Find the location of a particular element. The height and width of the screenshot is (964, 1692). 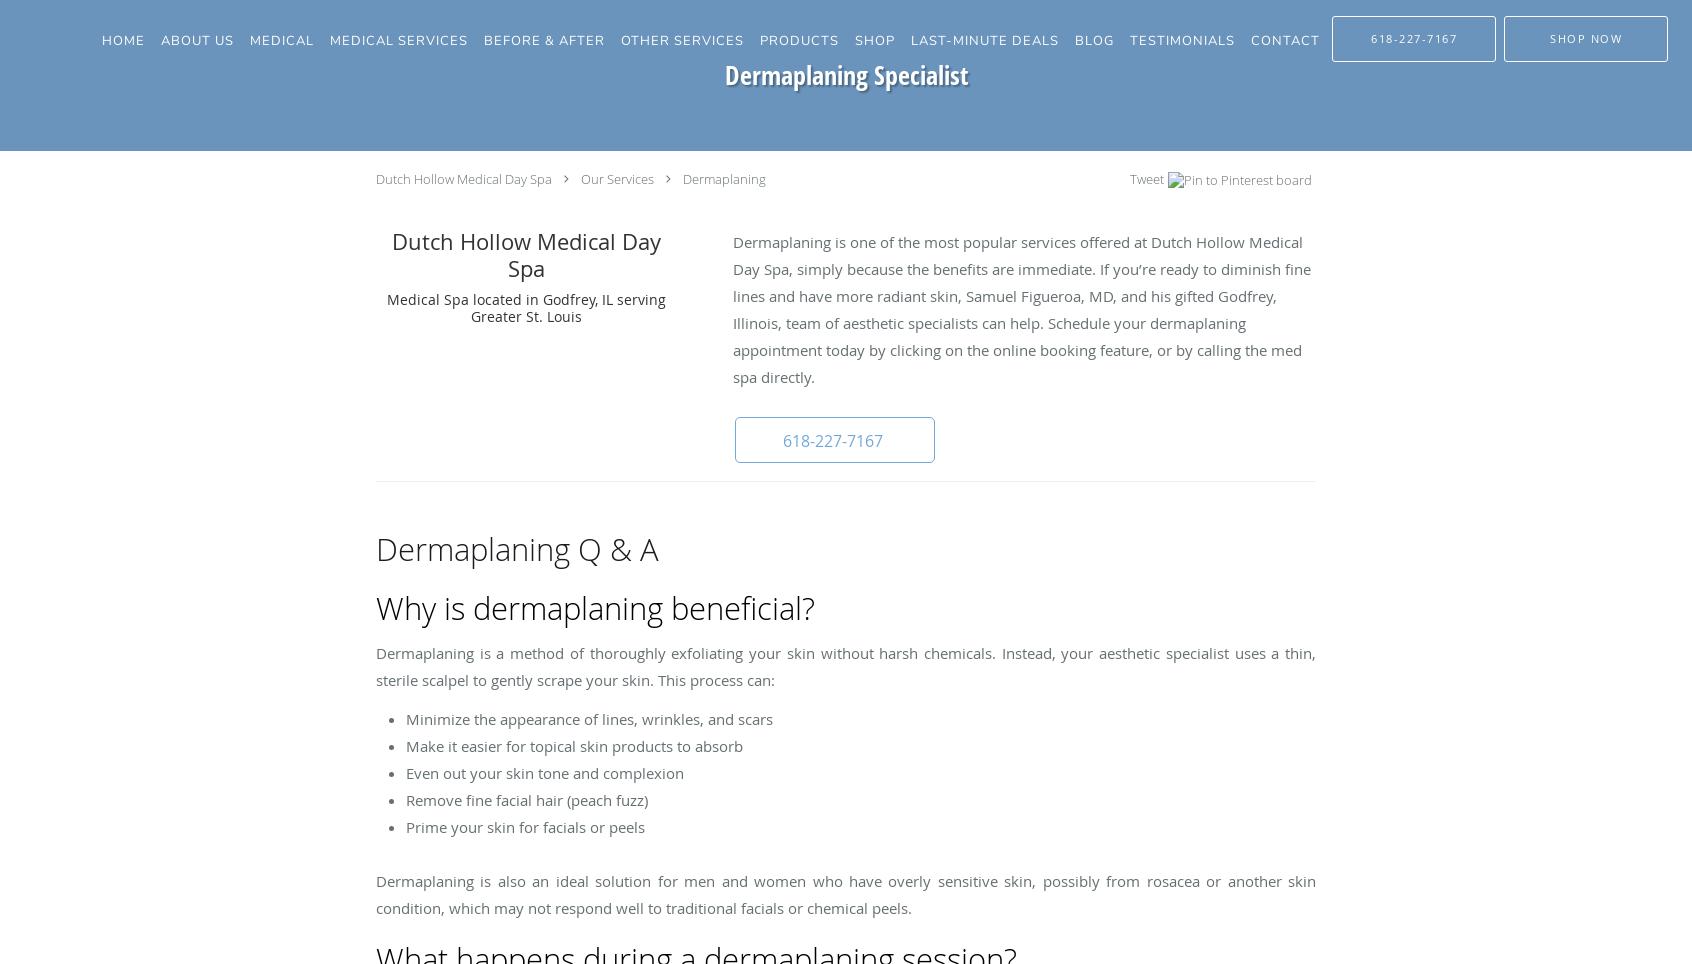

'Remove fine facial hair (peach fuzz)' is located at coordinates (527, 800).